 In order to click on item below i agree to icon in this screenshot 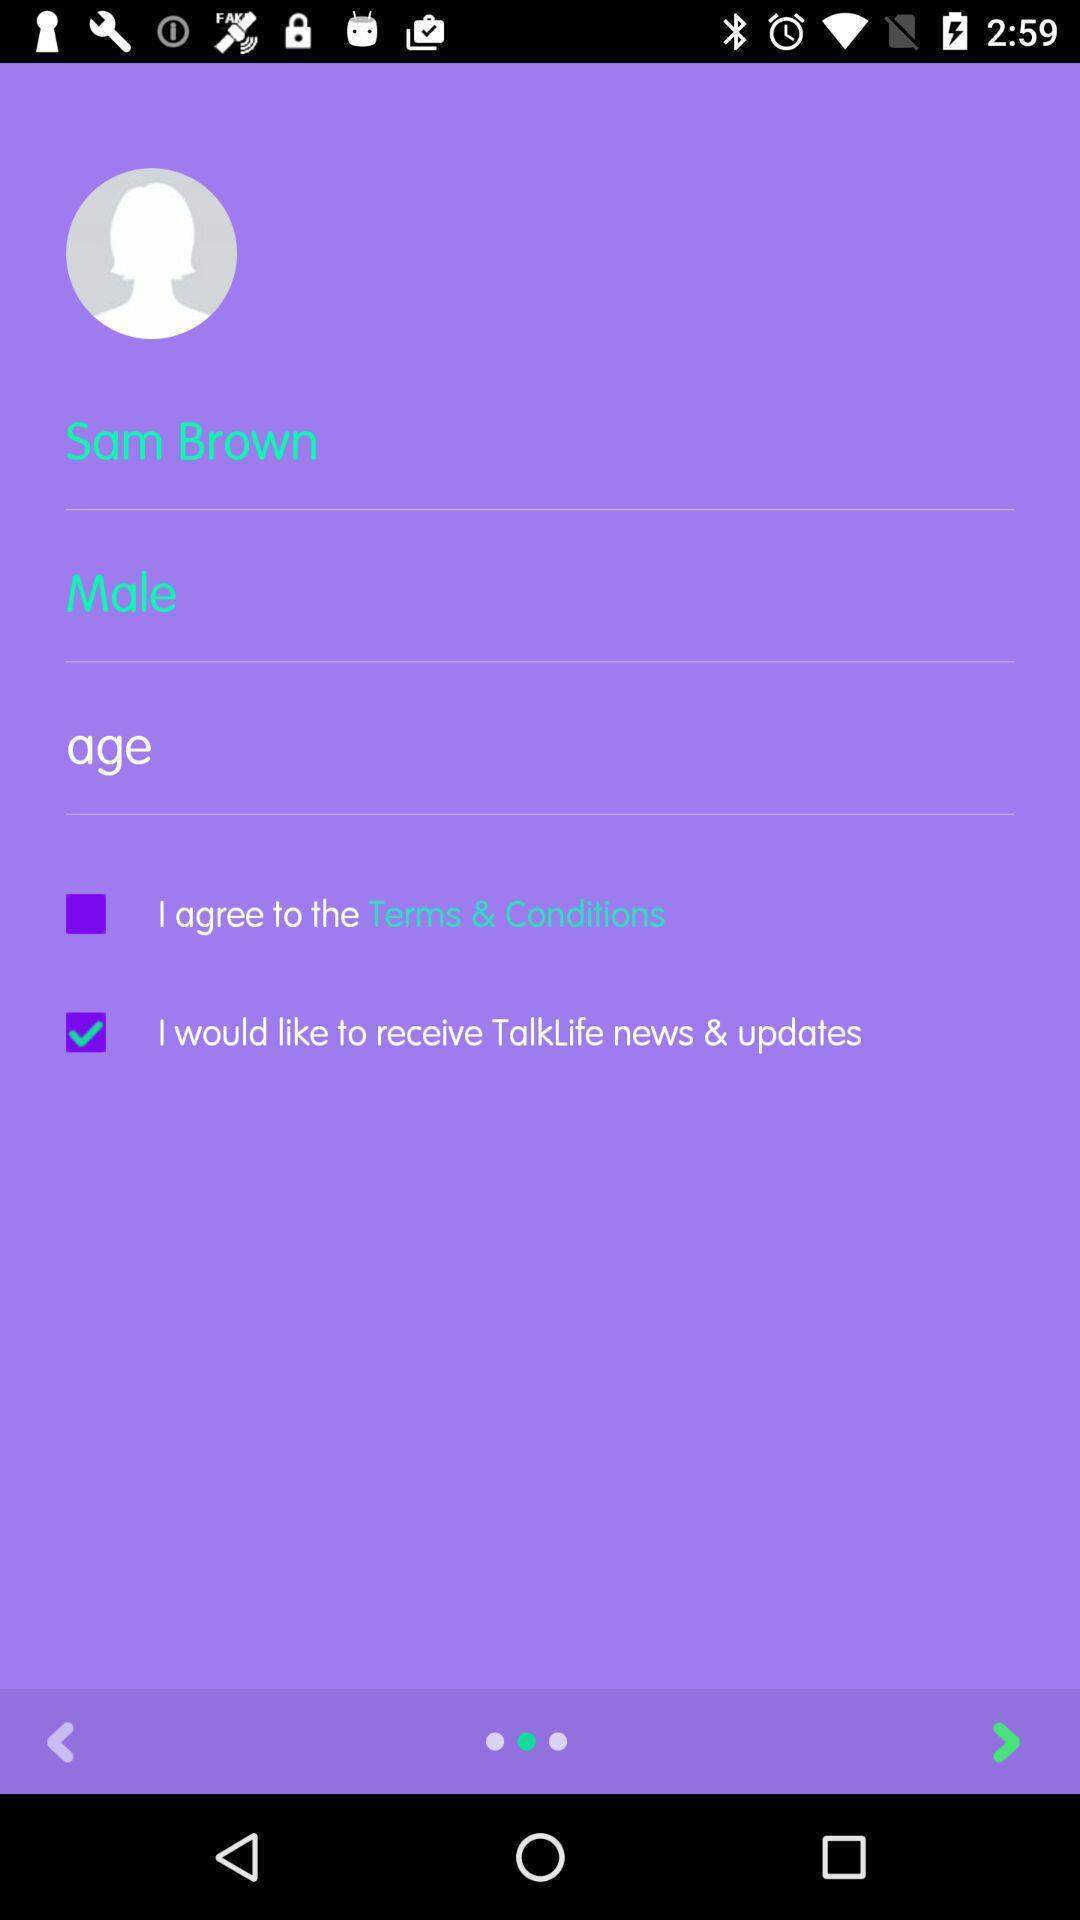, I will do `click(509, 1032)`.